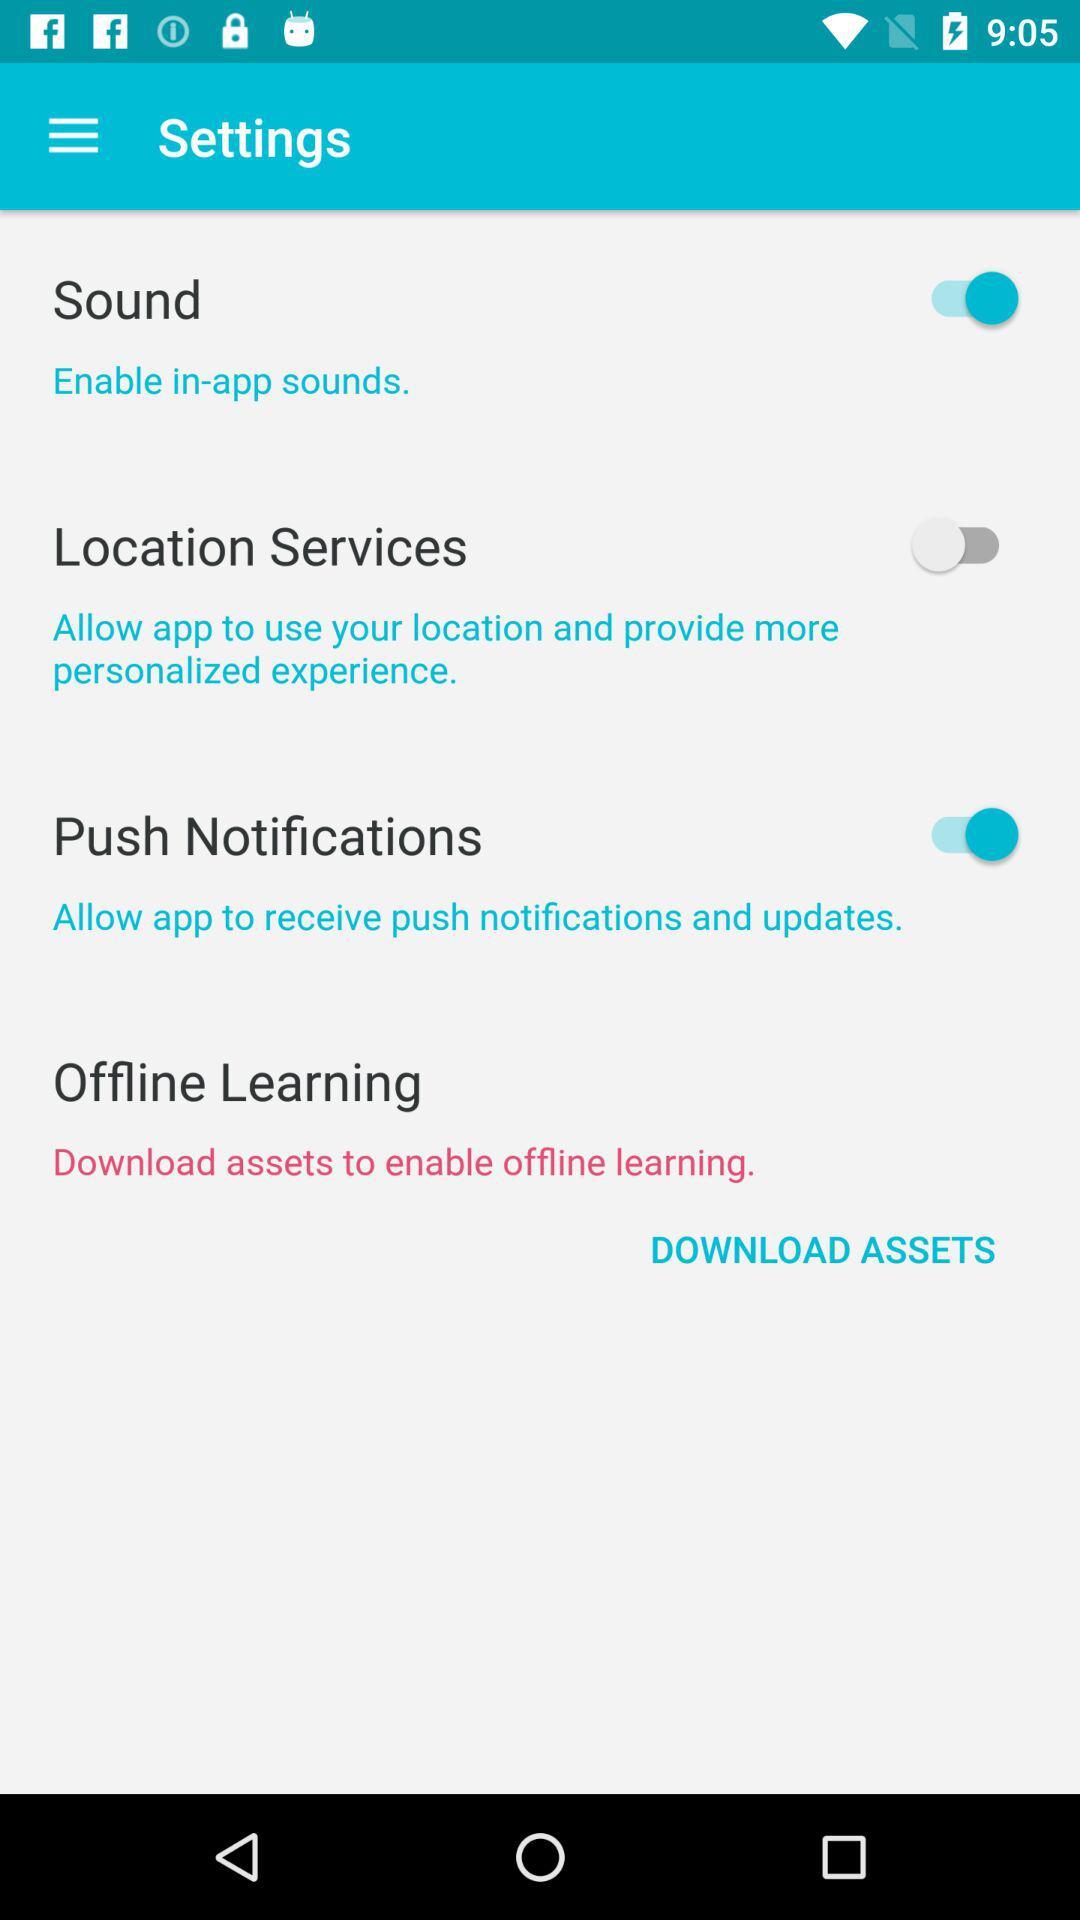 The image size is (1080, 1920). What do you see at coordinates (540, 544) in the screenshot?
I see `item above the allow app to item` at bounding box center [540, 544].